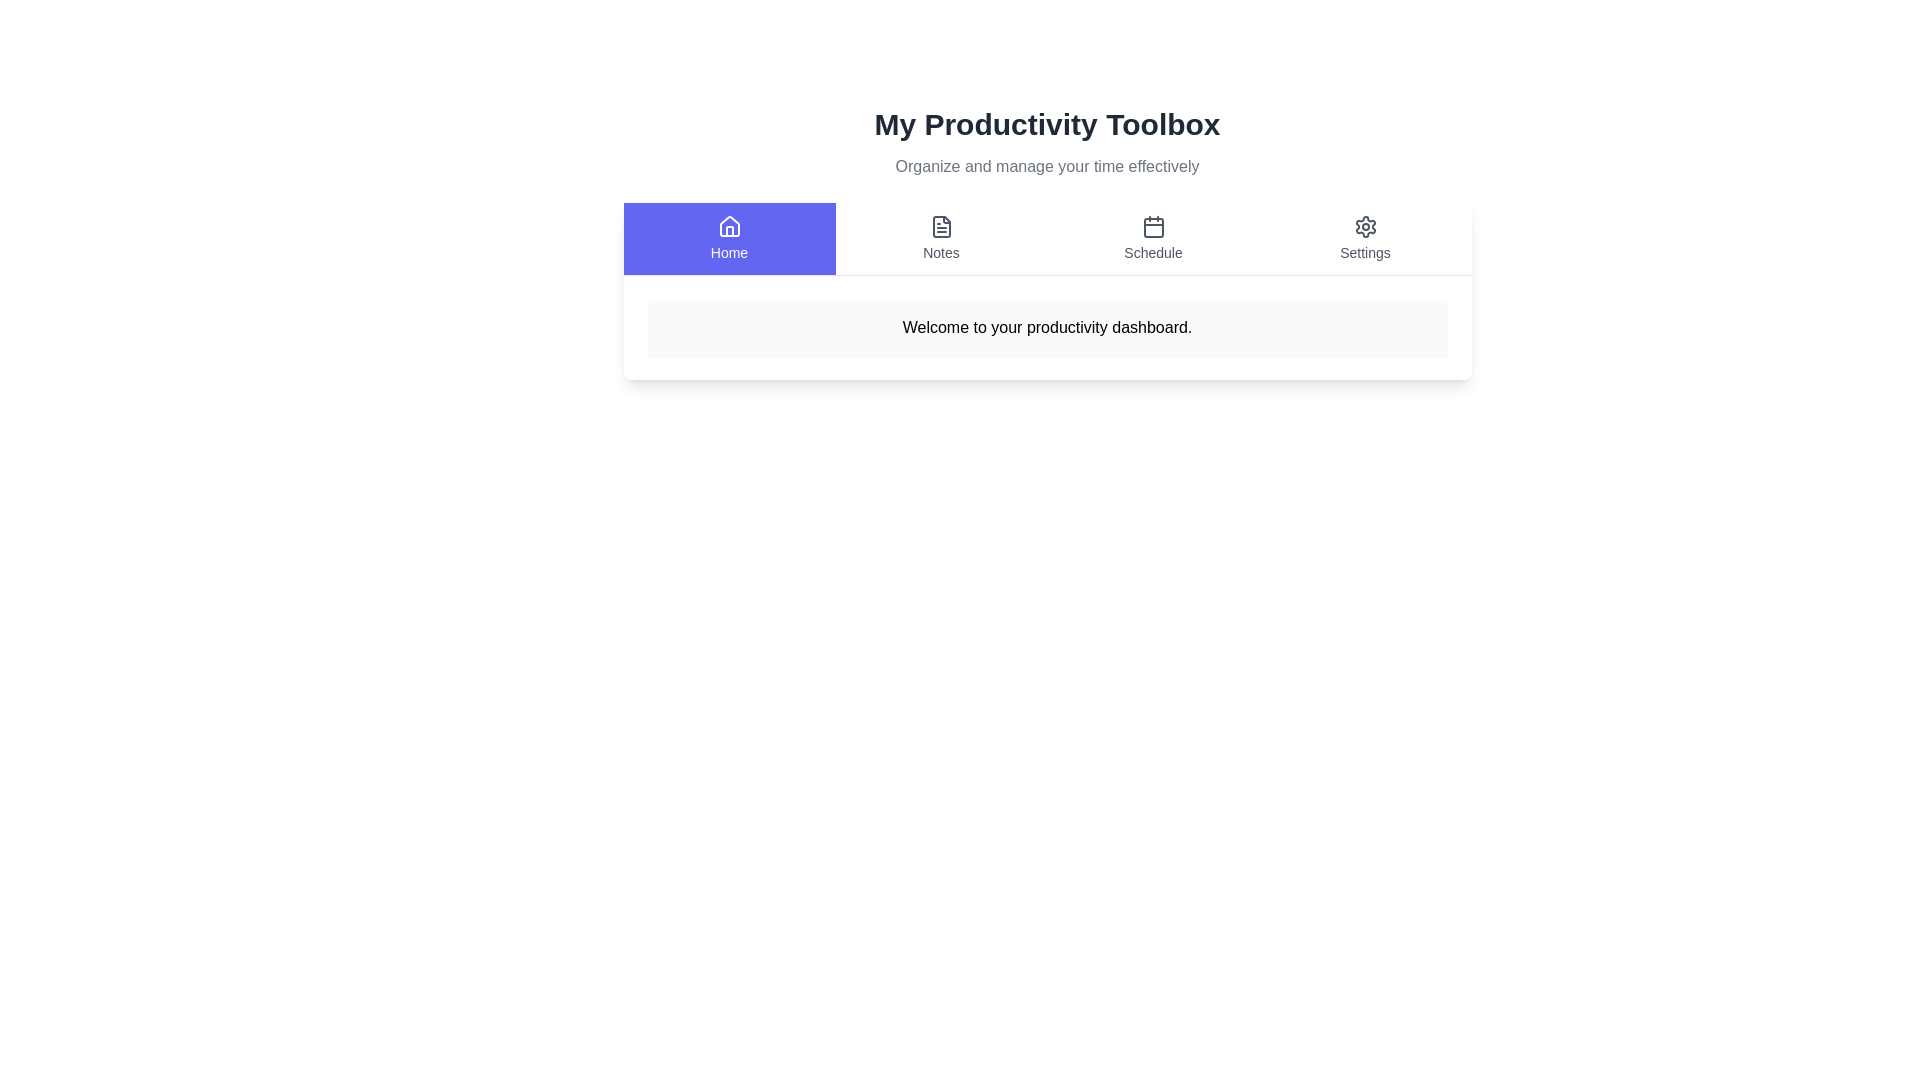  Describe the element at coordinates (1364, 238) in the screenshot. I see `the 'Settings' button in the top navigation bar, which features a gear icon and a small grayish label` at that location.